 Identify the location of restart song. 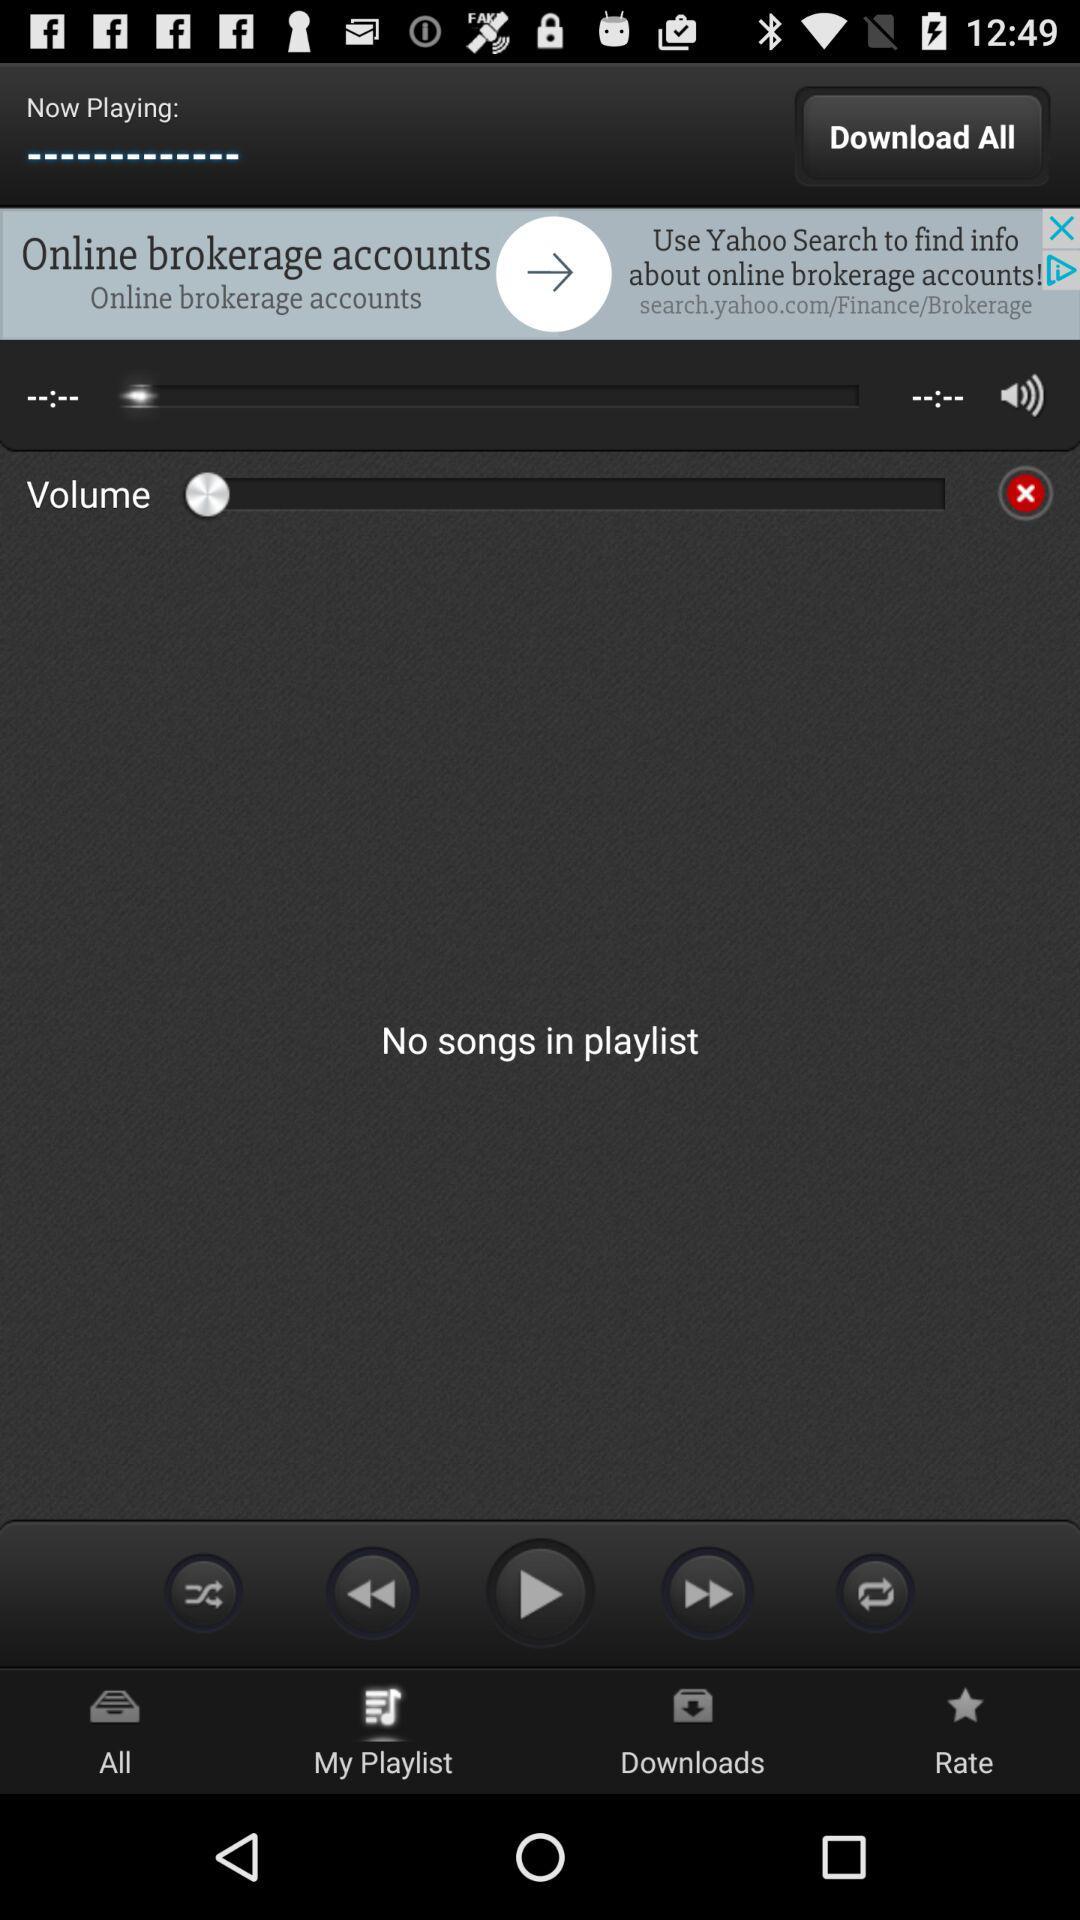
(874, 1591).